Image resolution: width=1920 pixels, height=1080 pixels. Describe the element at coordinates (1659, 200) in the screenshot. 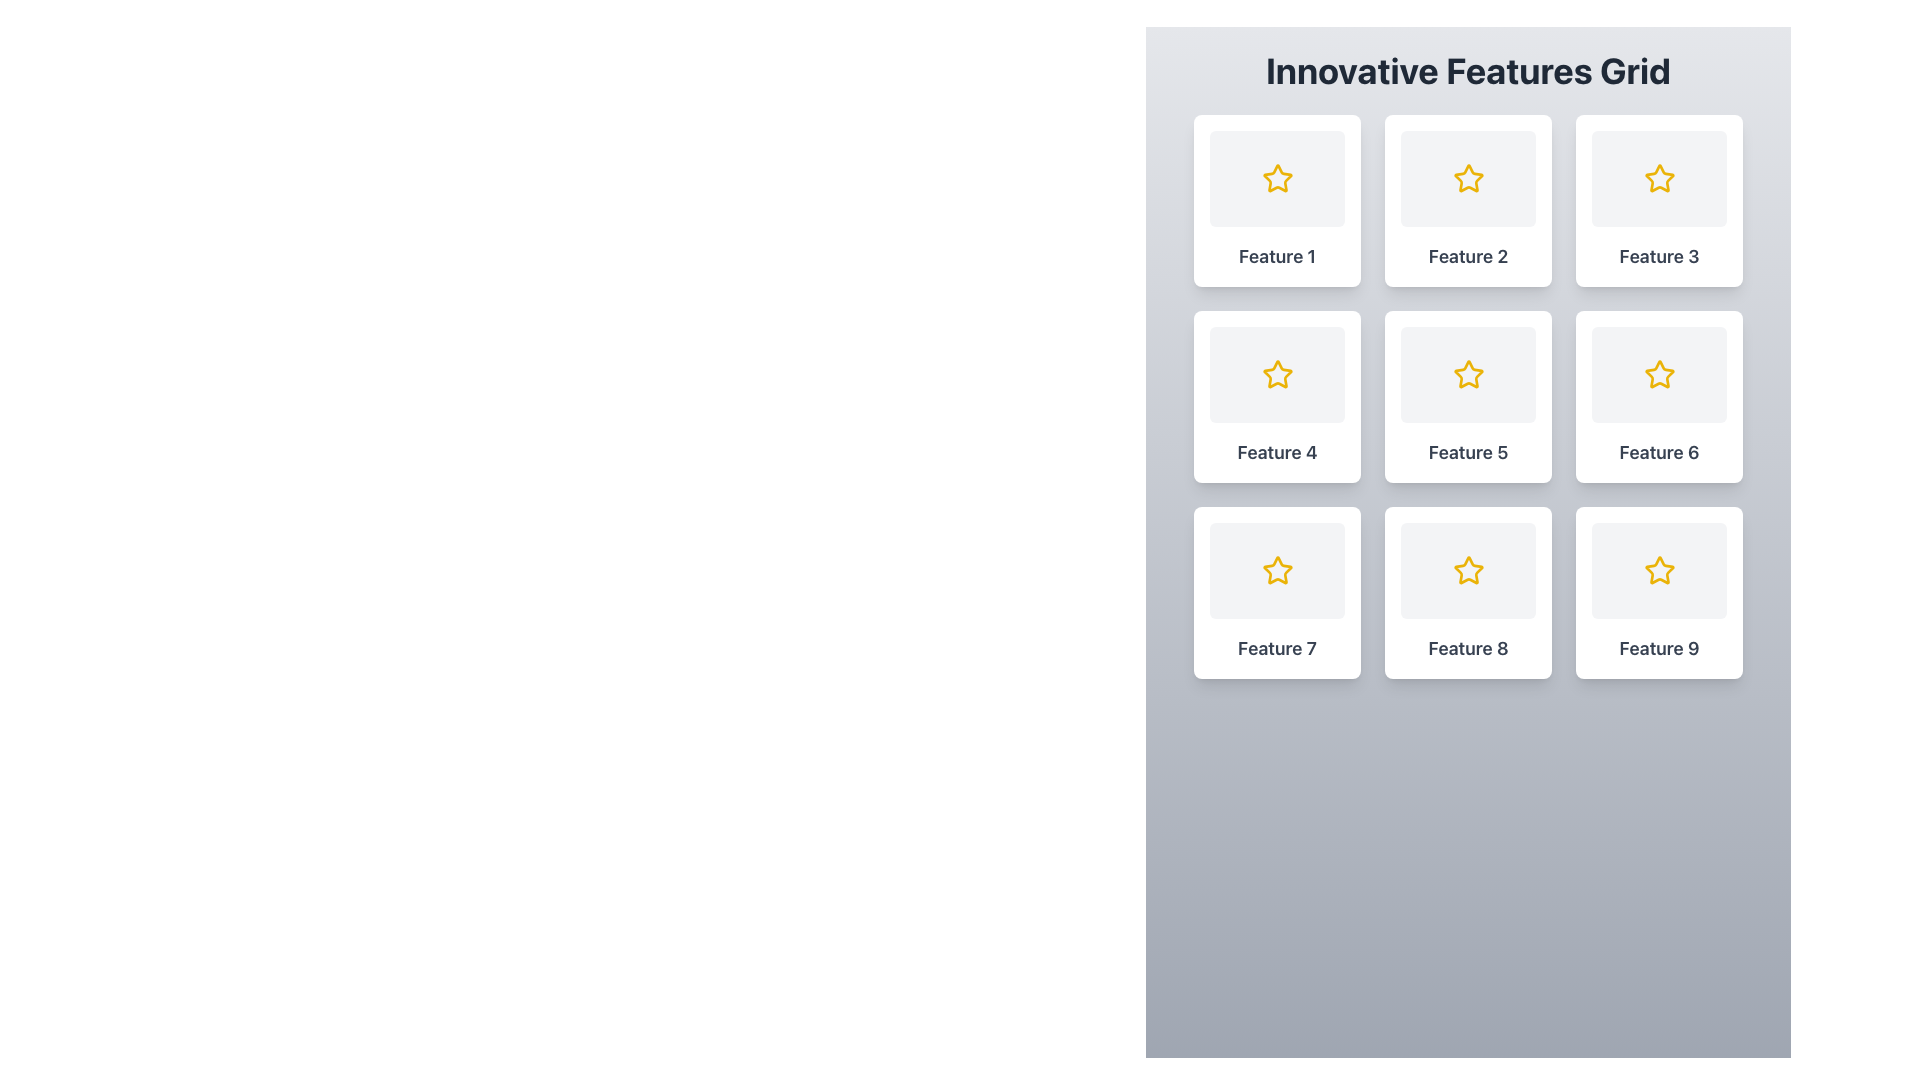

I see `the third feature card located in the top-right corner of a 3x3 grid layout` at that location.